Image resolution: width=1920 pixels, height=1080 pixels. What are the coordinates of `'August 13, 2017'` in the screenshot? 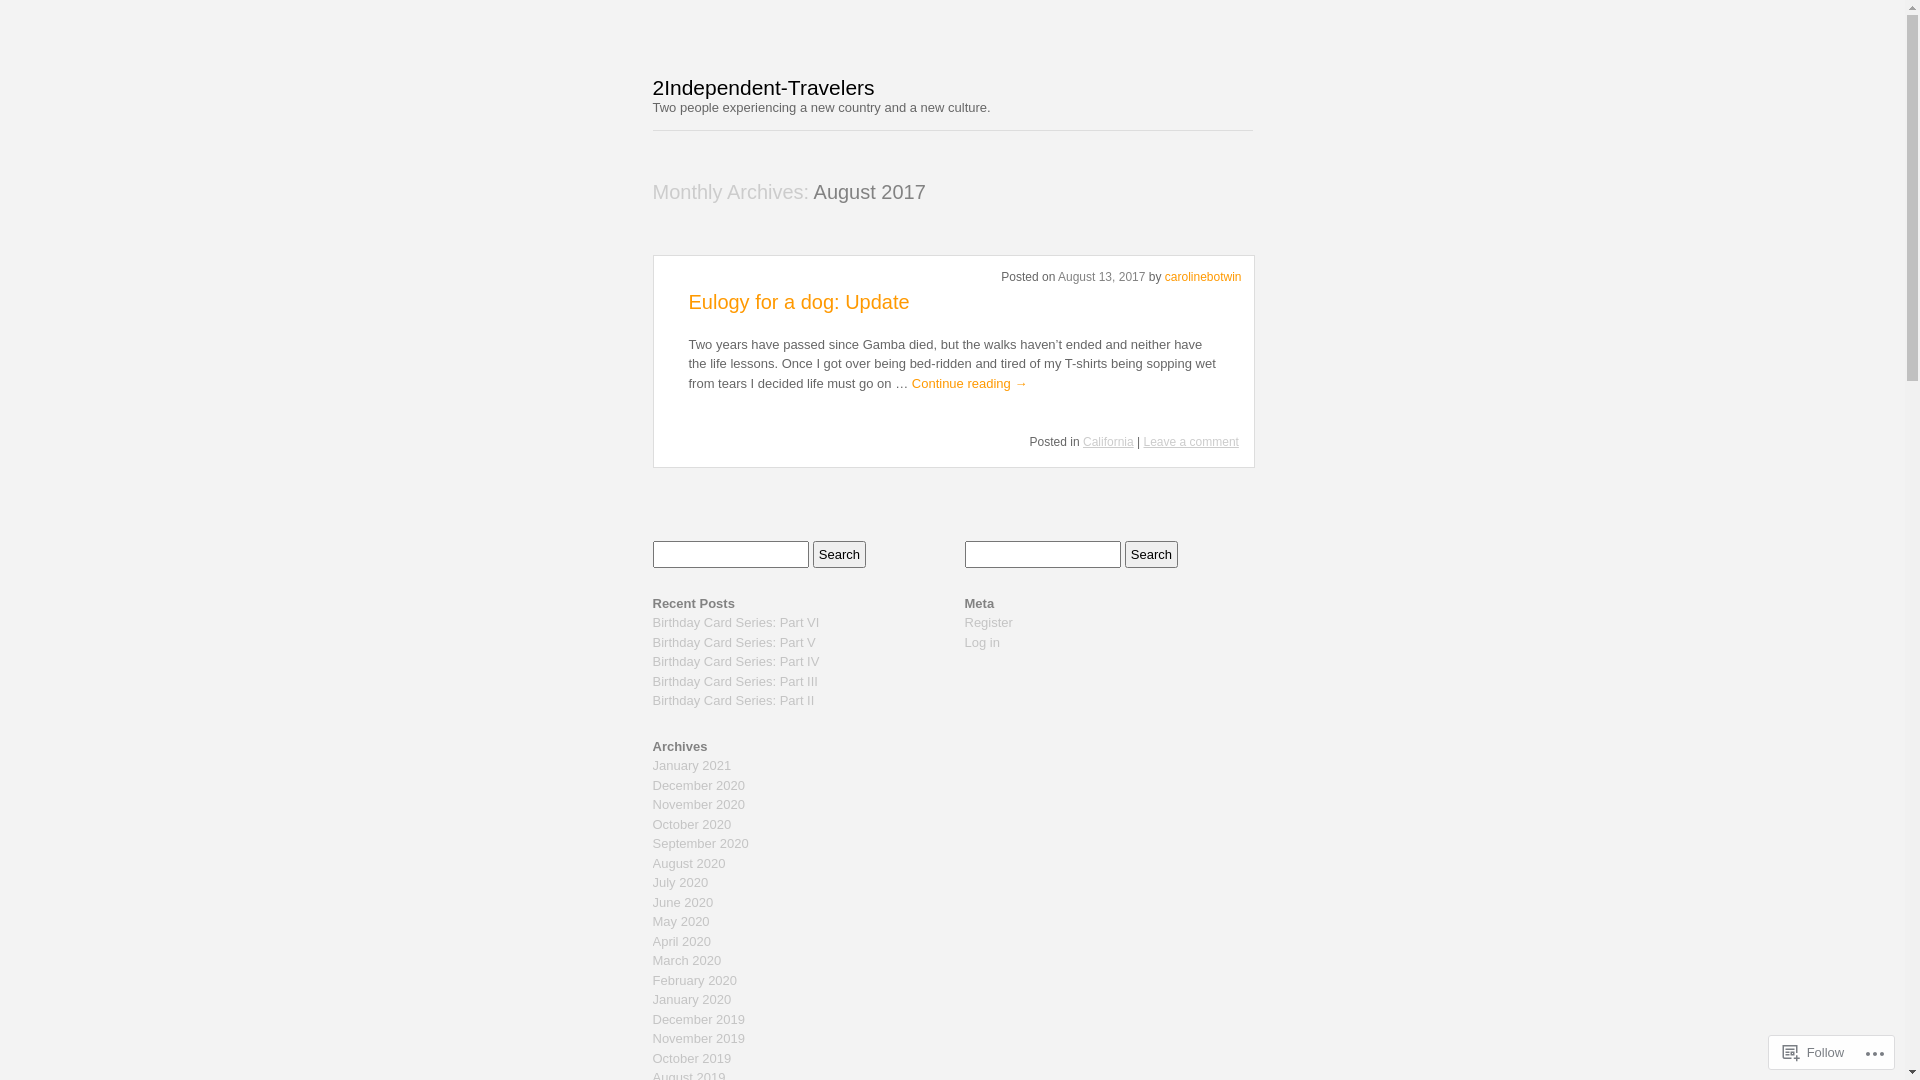 It's located at (1056, 277).